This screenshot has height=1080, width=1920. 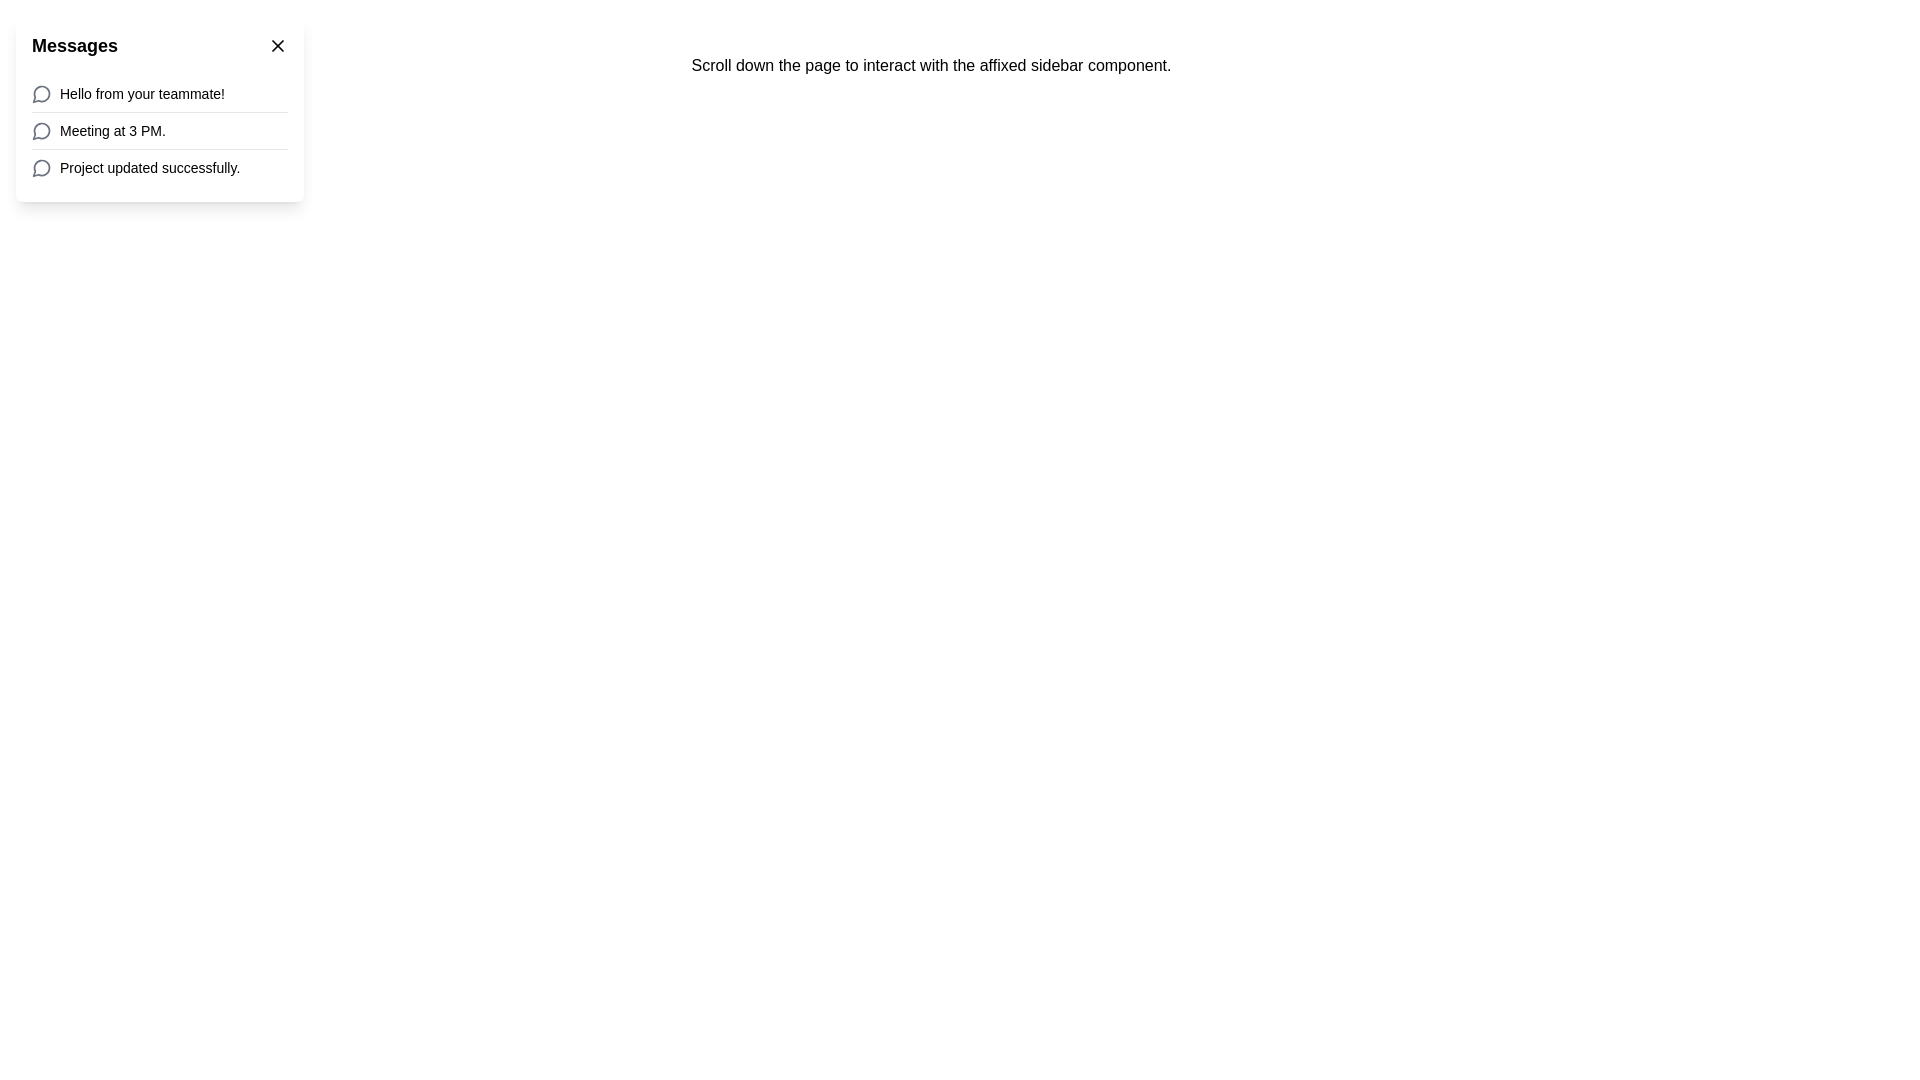 What do you see at coordinates (158, 166) in the screenshot?
I see `notification that states 'Project updated successfully.' located in the sidebar as the last item in the notification list` at bounding box center [158, 166].